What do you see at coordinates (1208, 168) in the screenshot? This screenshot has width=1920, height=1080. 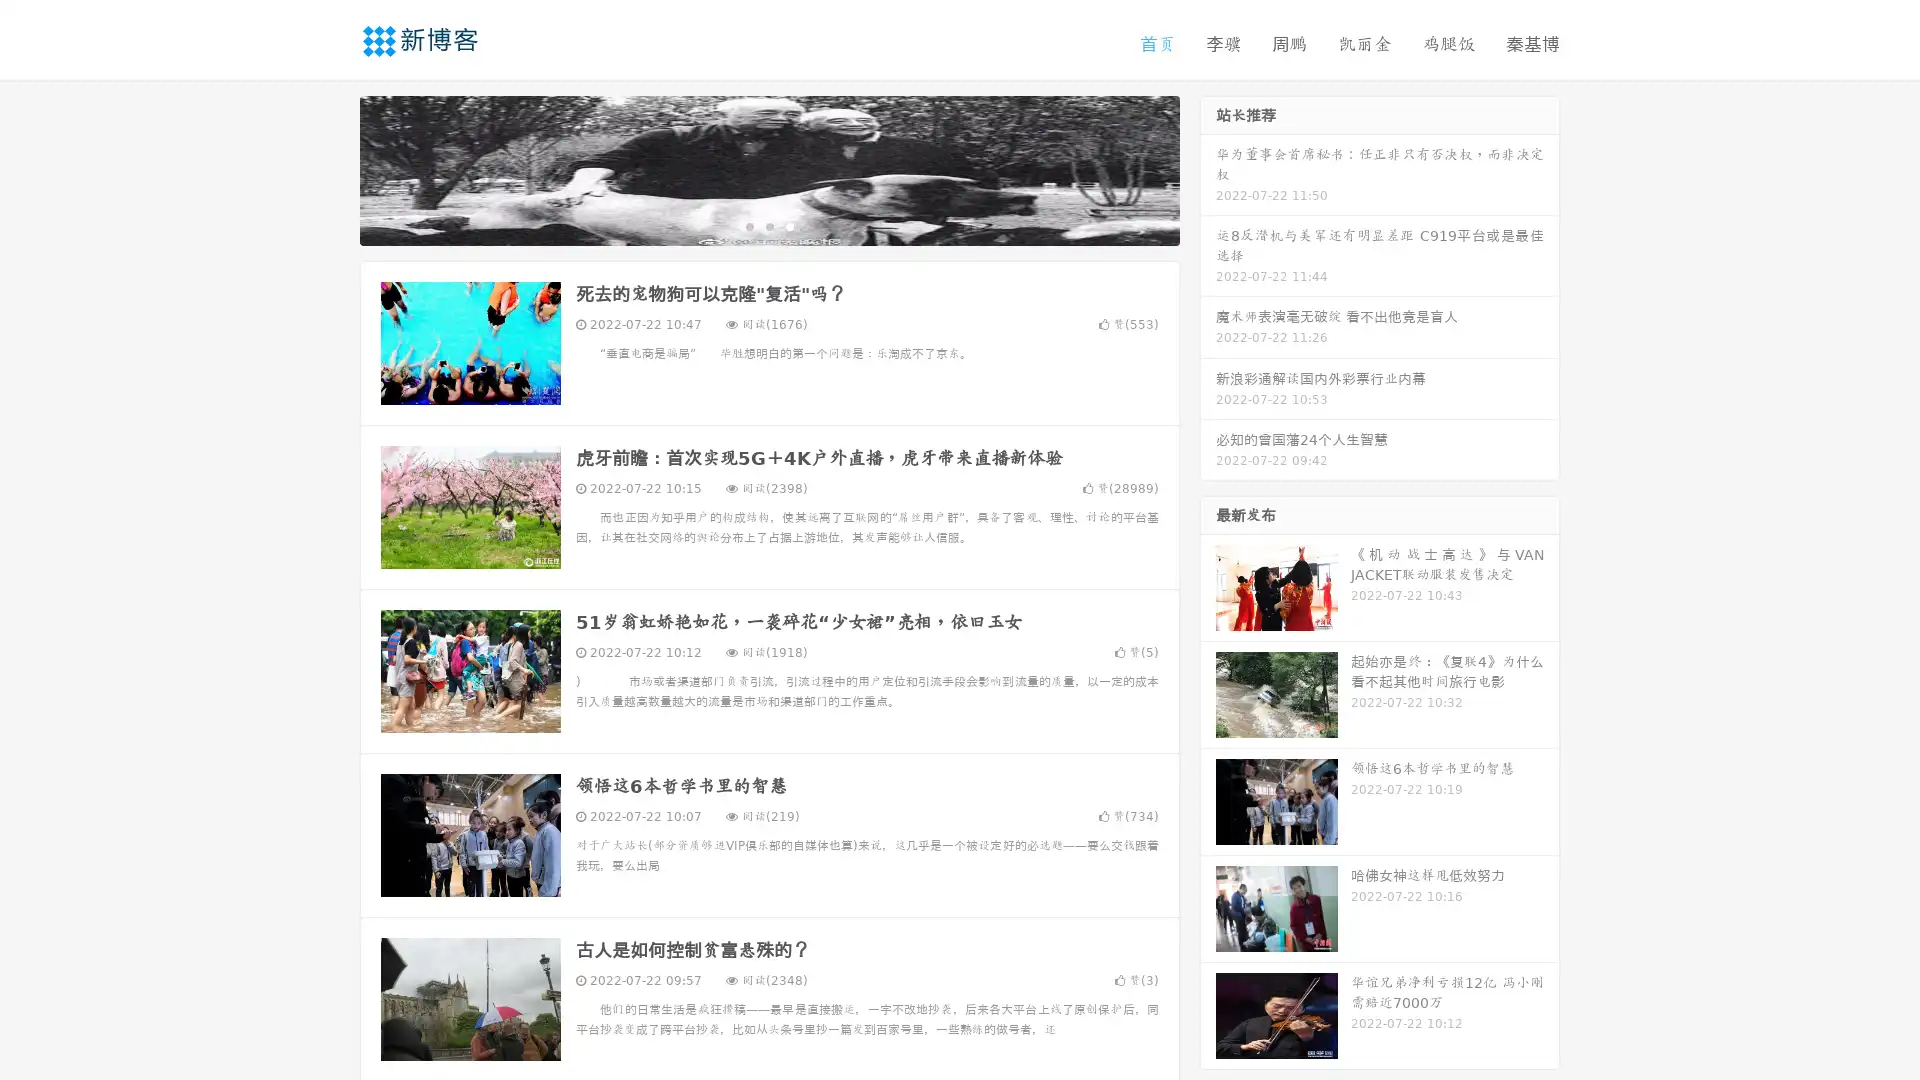 I see `Next slide` at bounding box center [1208, 168].